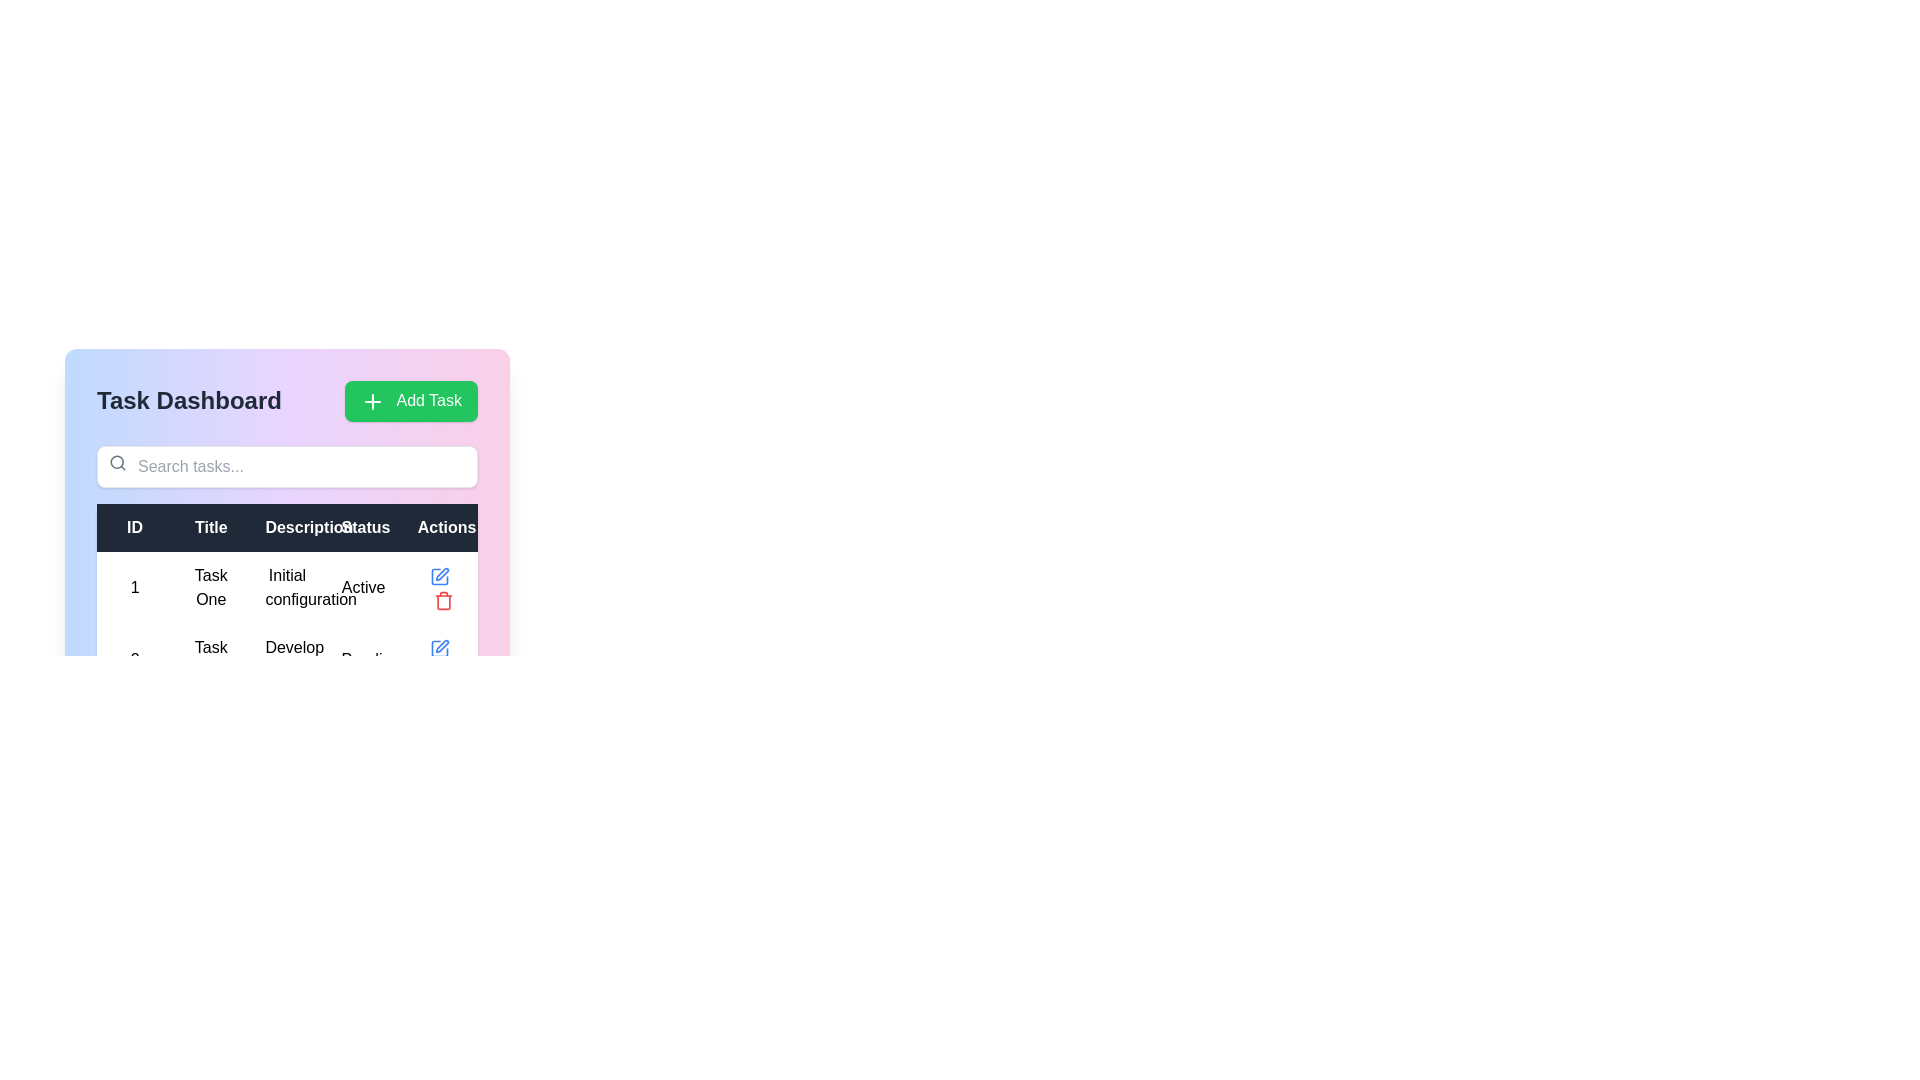 Image resolution: width=1920 pixels, height=1080 pixels. What do you see at coordinates (211, 526) in the screenshot?
I see `the 'Title' text label, which is the second column header in the table, displaying the word 'Title' in white against a dark background` at bounding box center [211, 526].